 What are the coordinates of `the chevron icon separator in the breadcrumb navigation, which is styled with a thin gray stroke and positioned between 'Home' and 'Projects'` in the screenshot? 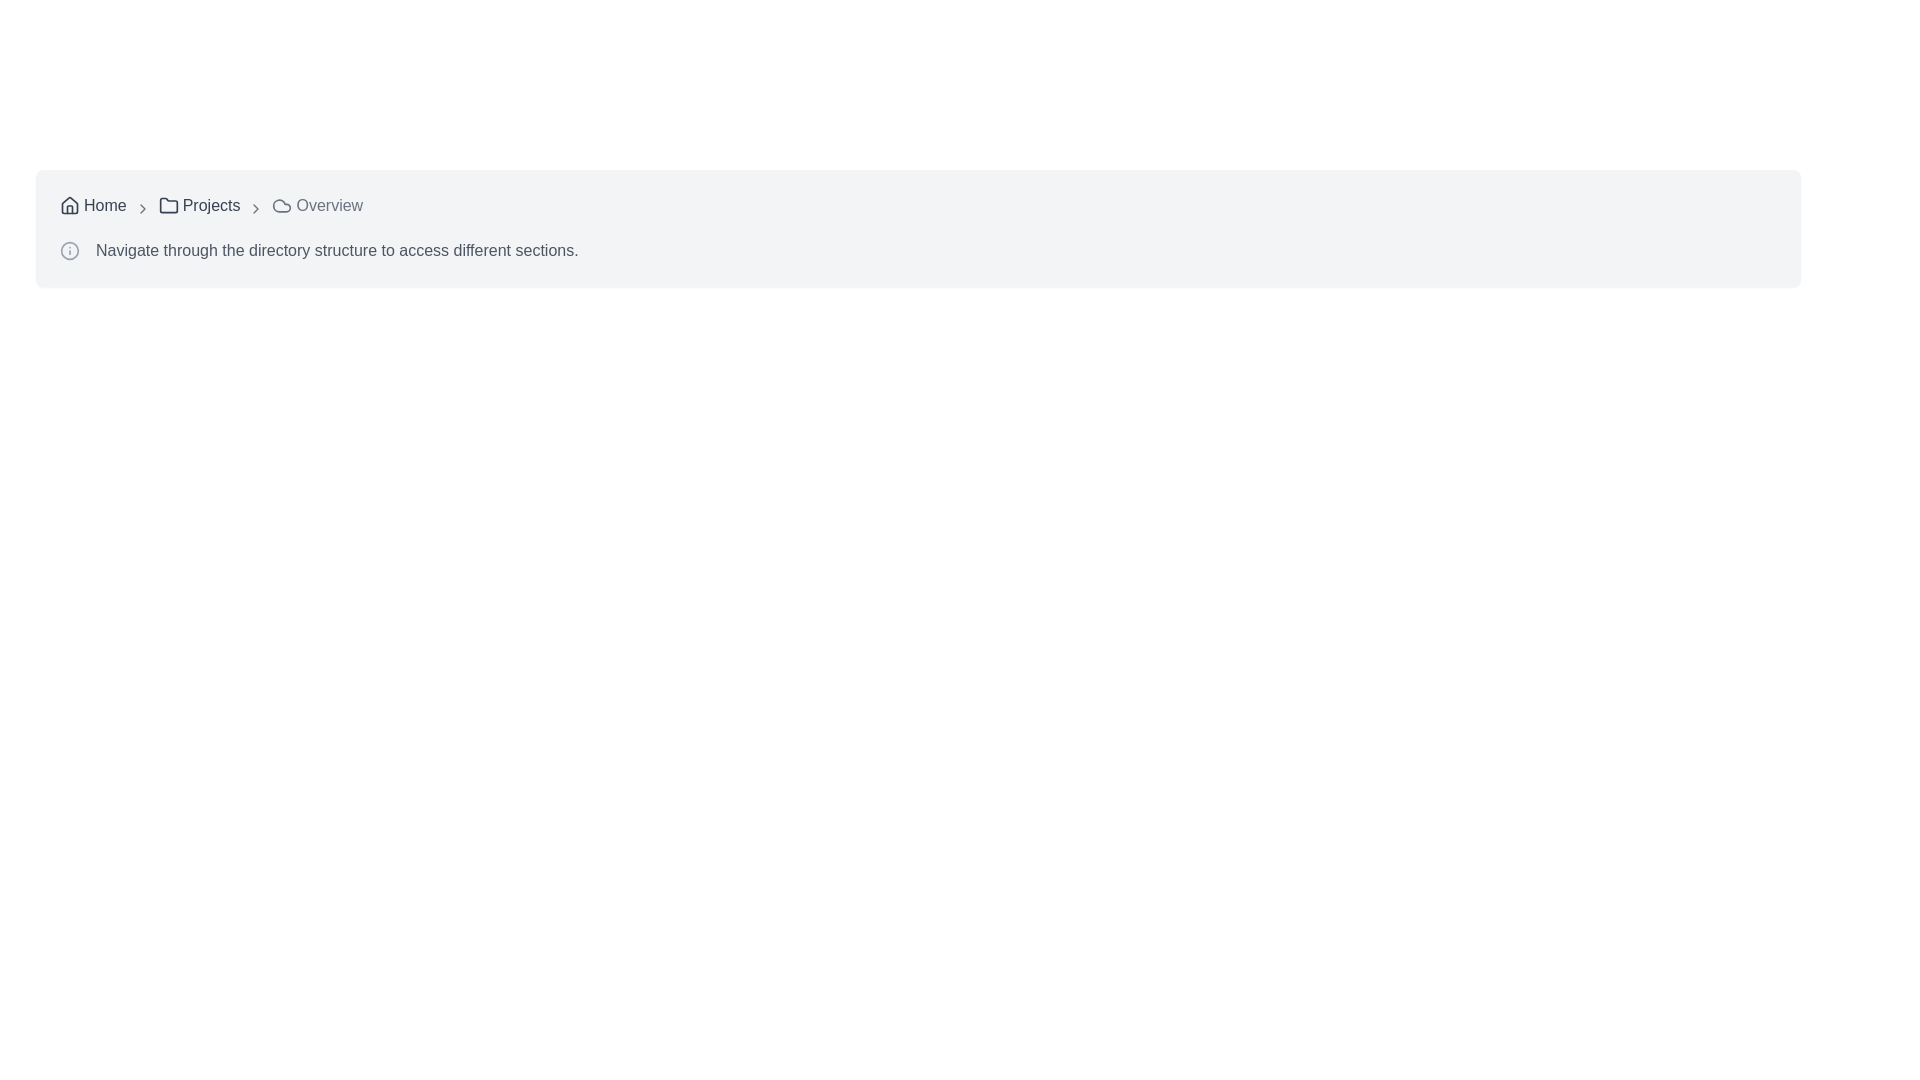 It's located at (141, 208).